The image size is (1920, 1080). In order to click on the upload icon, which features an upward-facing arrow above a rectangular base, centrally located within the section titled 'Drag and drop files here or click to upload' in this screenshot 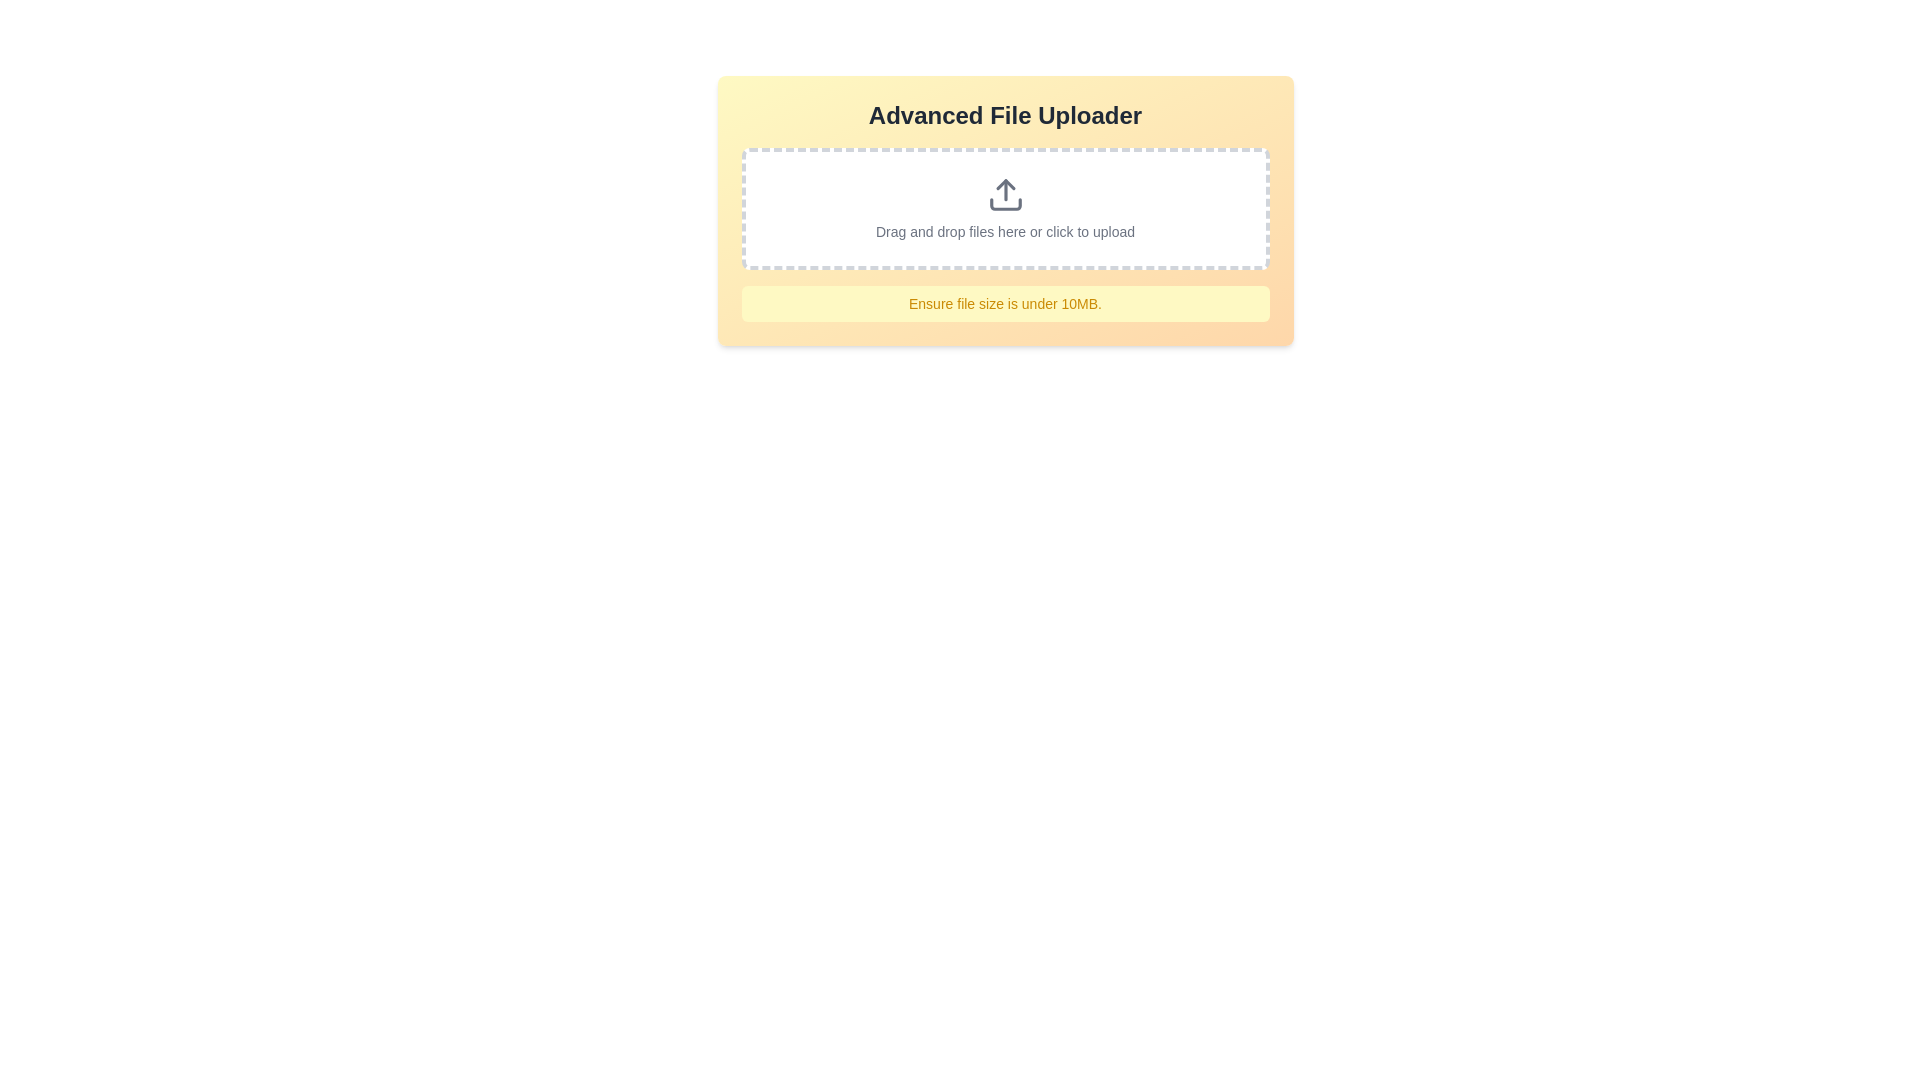, I will do `click(1005, 195)`.